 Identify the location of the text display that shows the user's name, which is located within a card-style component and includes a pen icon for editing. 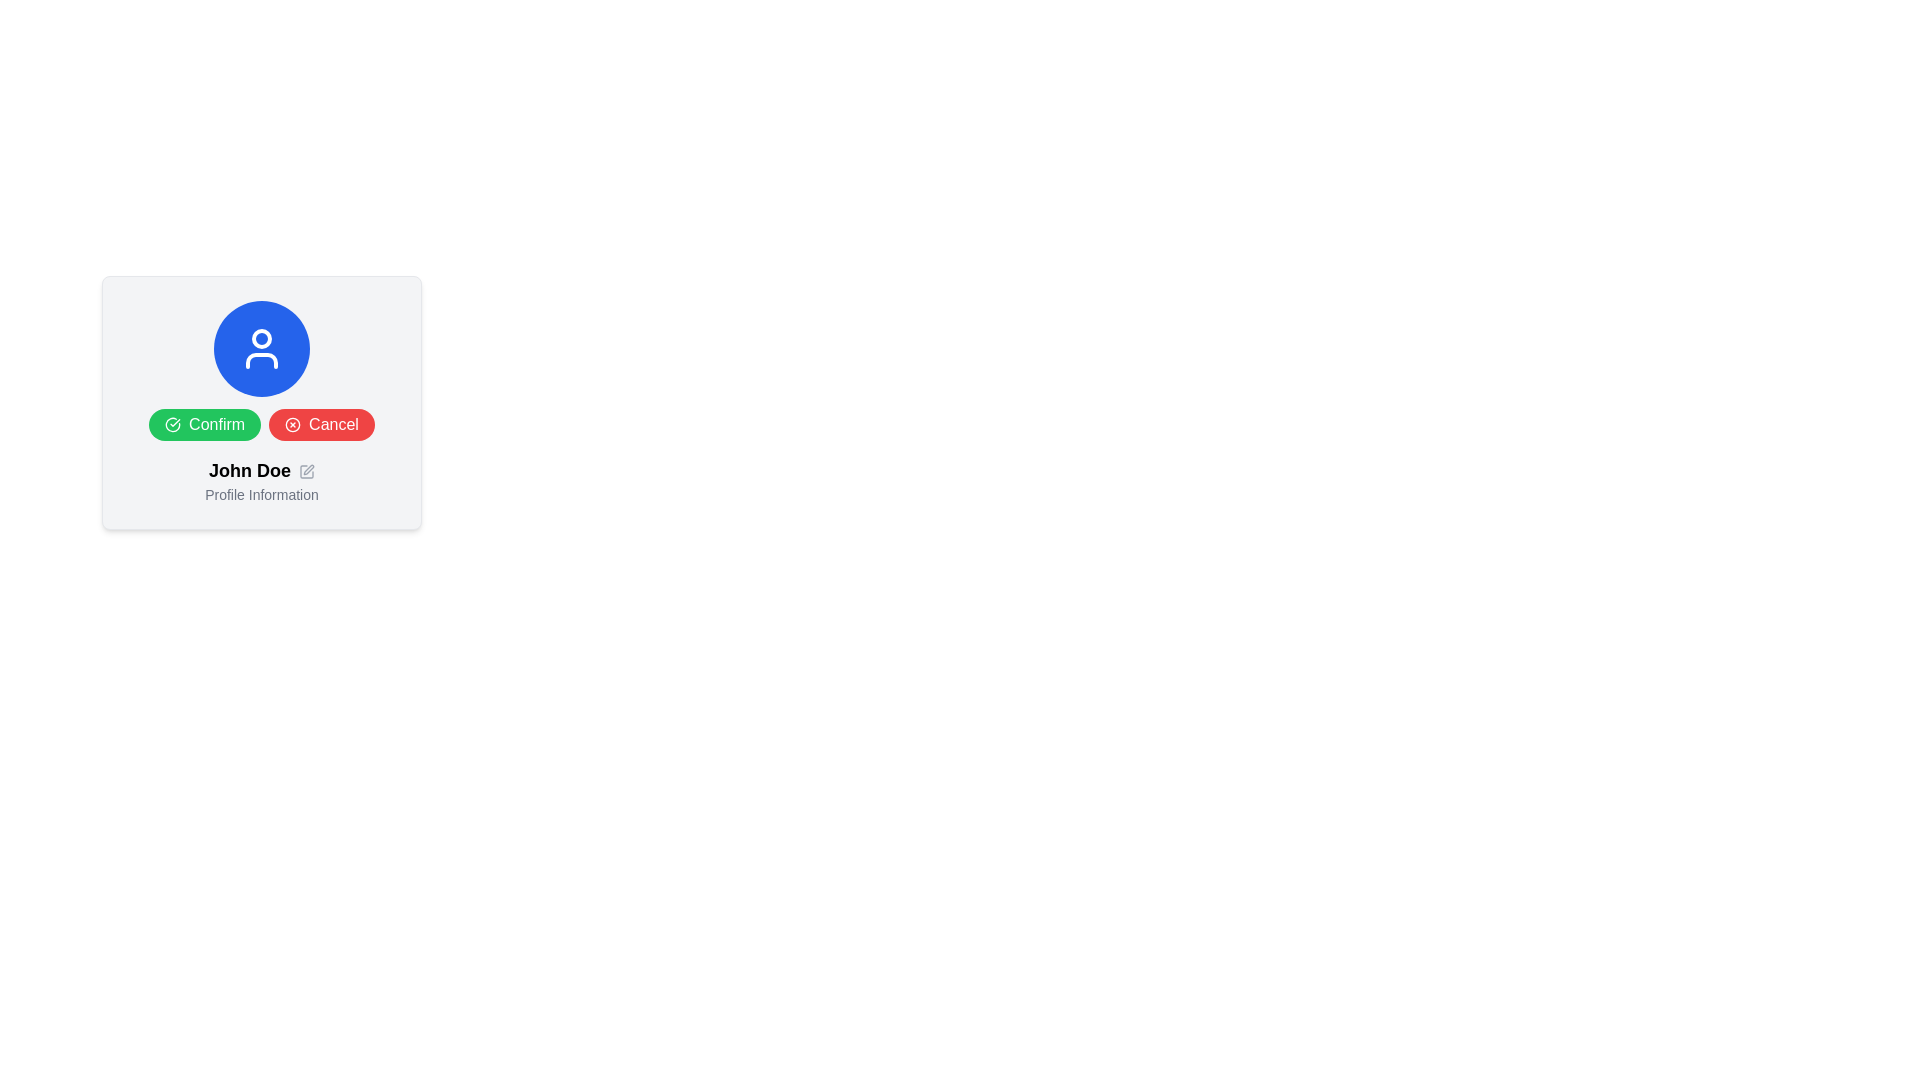
(261, 481).